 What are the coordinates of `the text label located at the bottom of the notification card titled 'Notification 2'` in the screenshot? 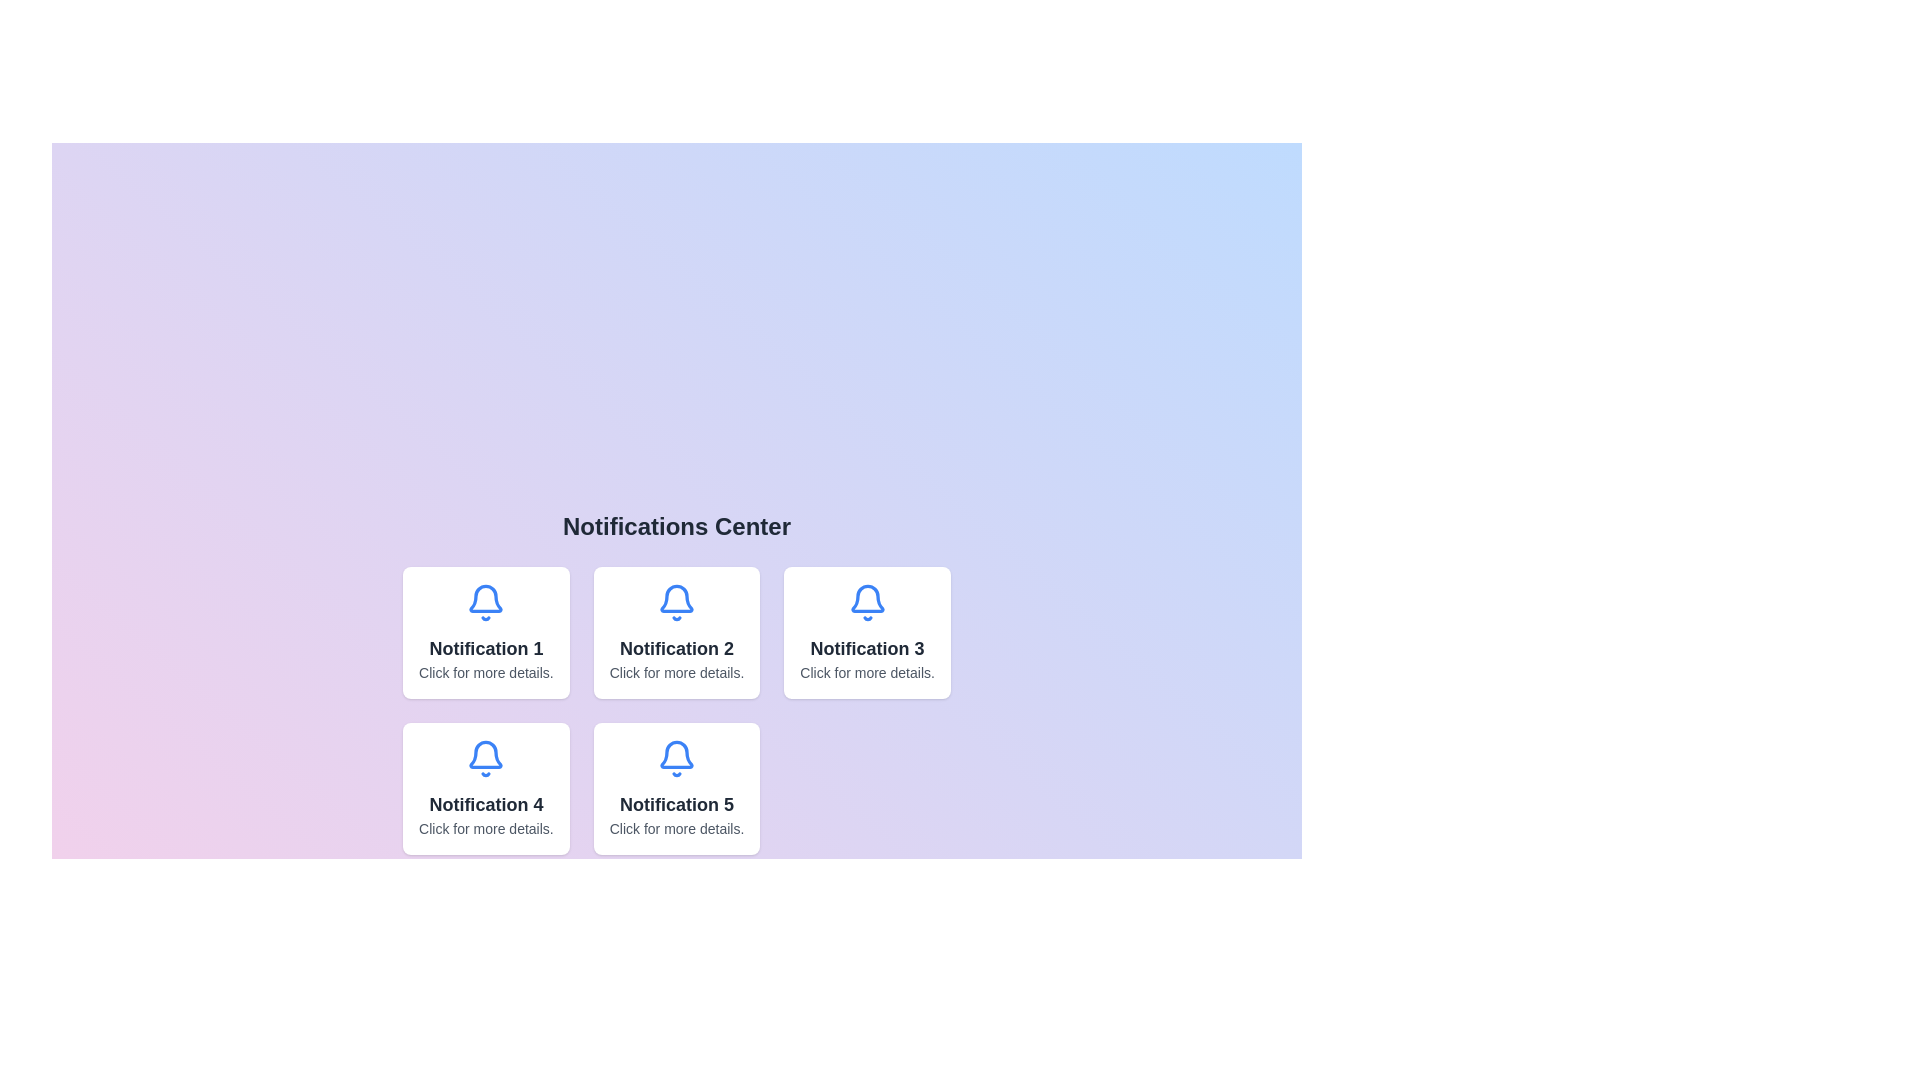 It's located at (676, 672).